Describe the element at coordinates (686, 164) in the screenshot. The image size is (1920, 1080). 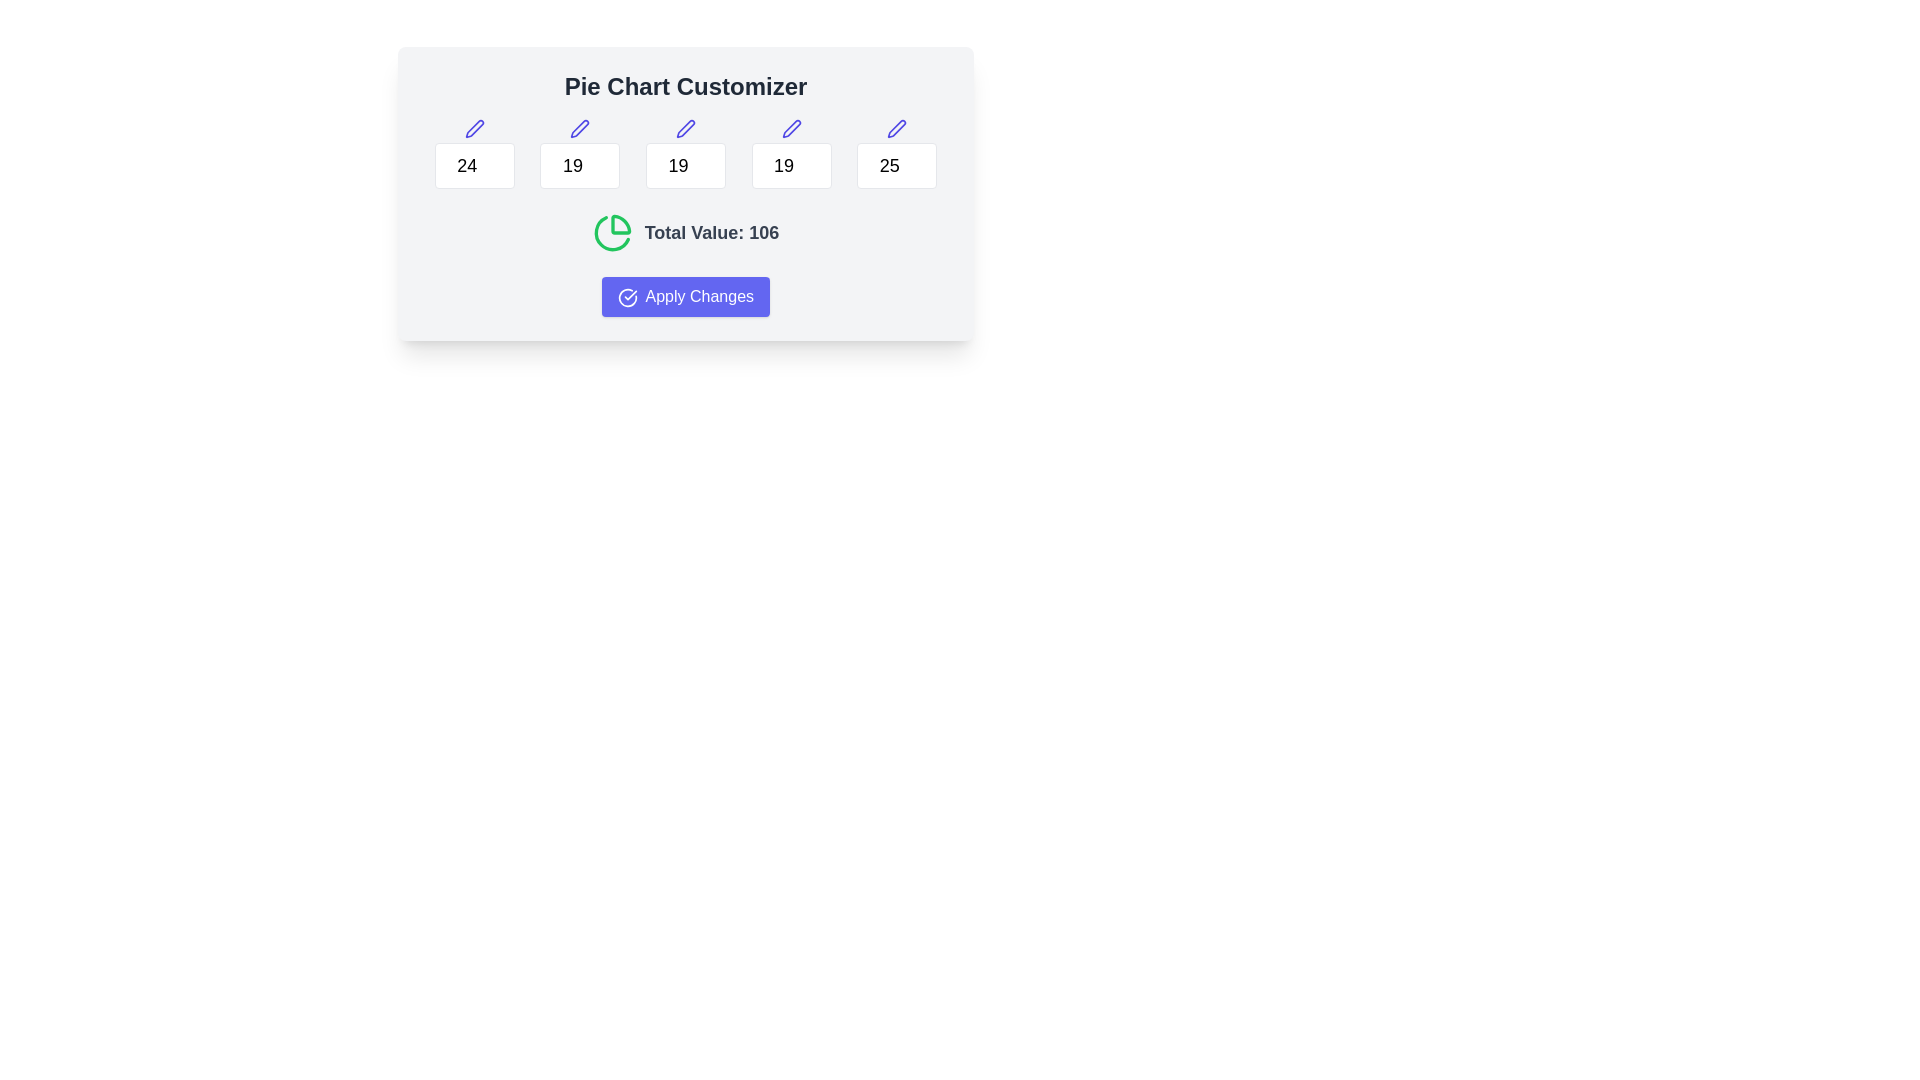
I see `the third number input box under the 'Pie Chart Customizer'` at that location.